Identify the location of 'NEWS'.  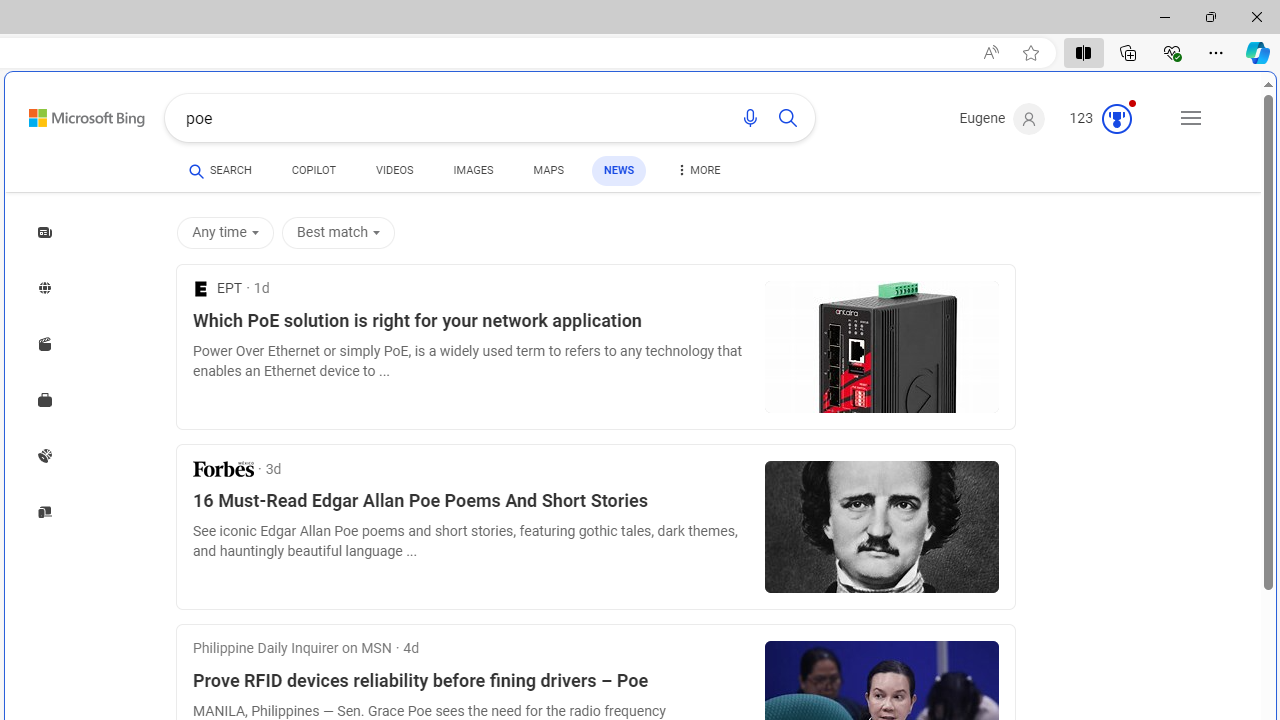
(617, 169).